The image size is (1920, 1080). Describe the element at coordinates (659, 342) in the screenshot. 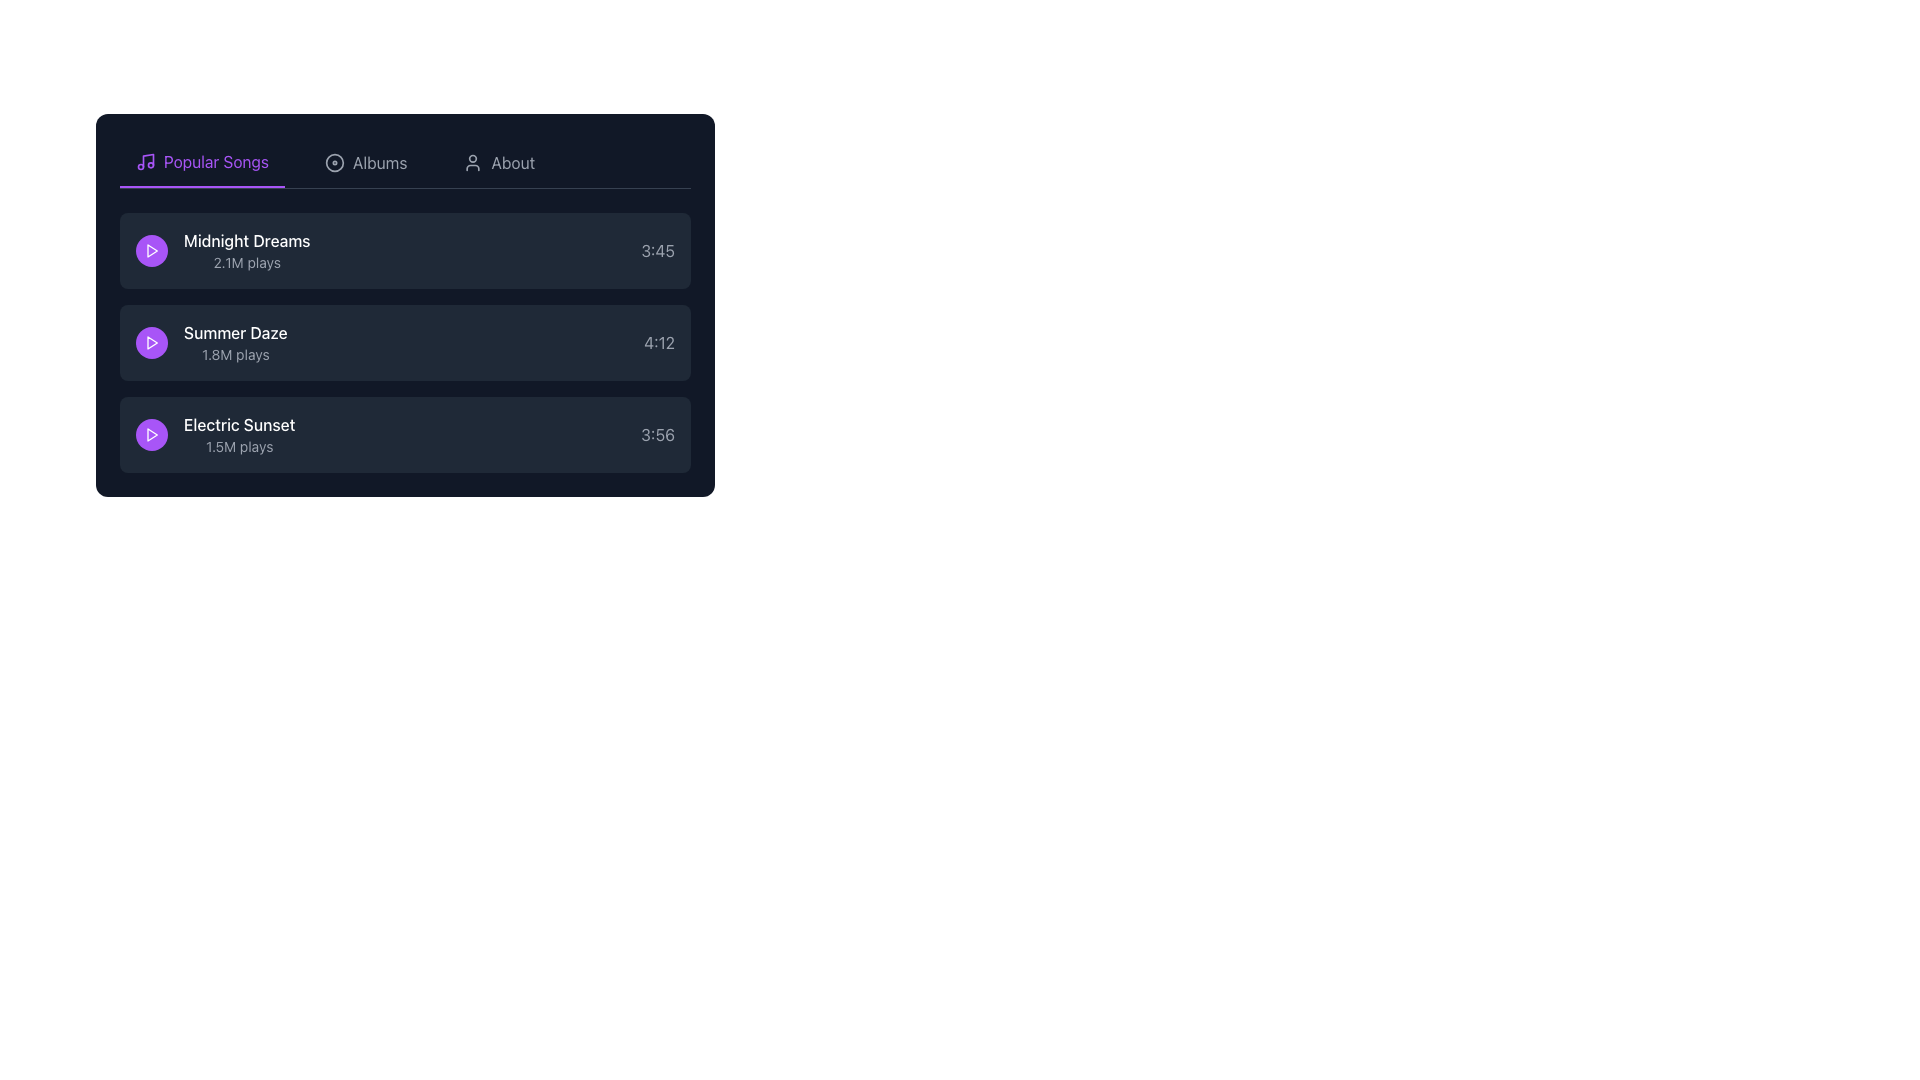

I see `text displayed in the light gray color '4:12' located in the lower-right corner of the second song entry in the vertically stacked list of songs` at that location.